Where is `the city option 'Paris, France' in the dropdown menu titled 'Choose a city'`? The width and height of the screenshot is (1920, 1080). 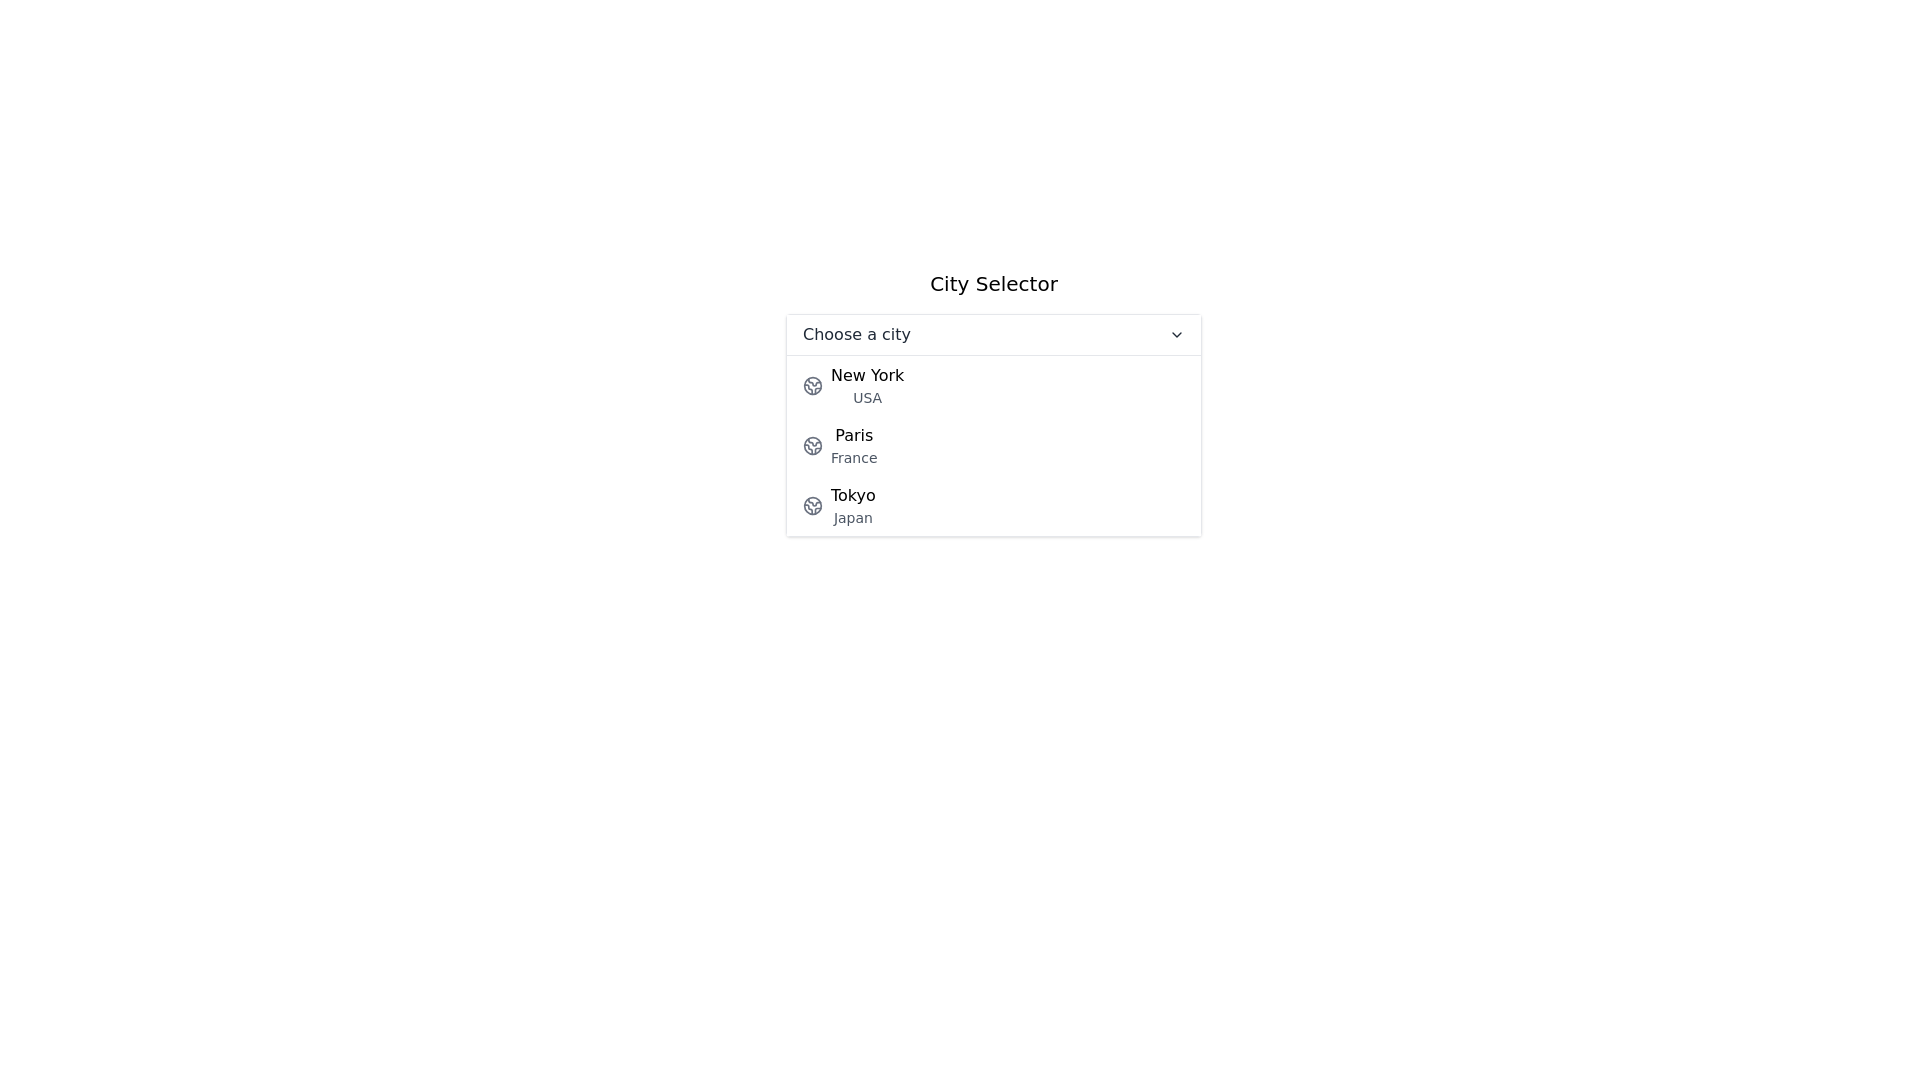 the city option 'Paris, France' in the dropdown menu titled 'Choose a city' is located at coordinates (993, 445).